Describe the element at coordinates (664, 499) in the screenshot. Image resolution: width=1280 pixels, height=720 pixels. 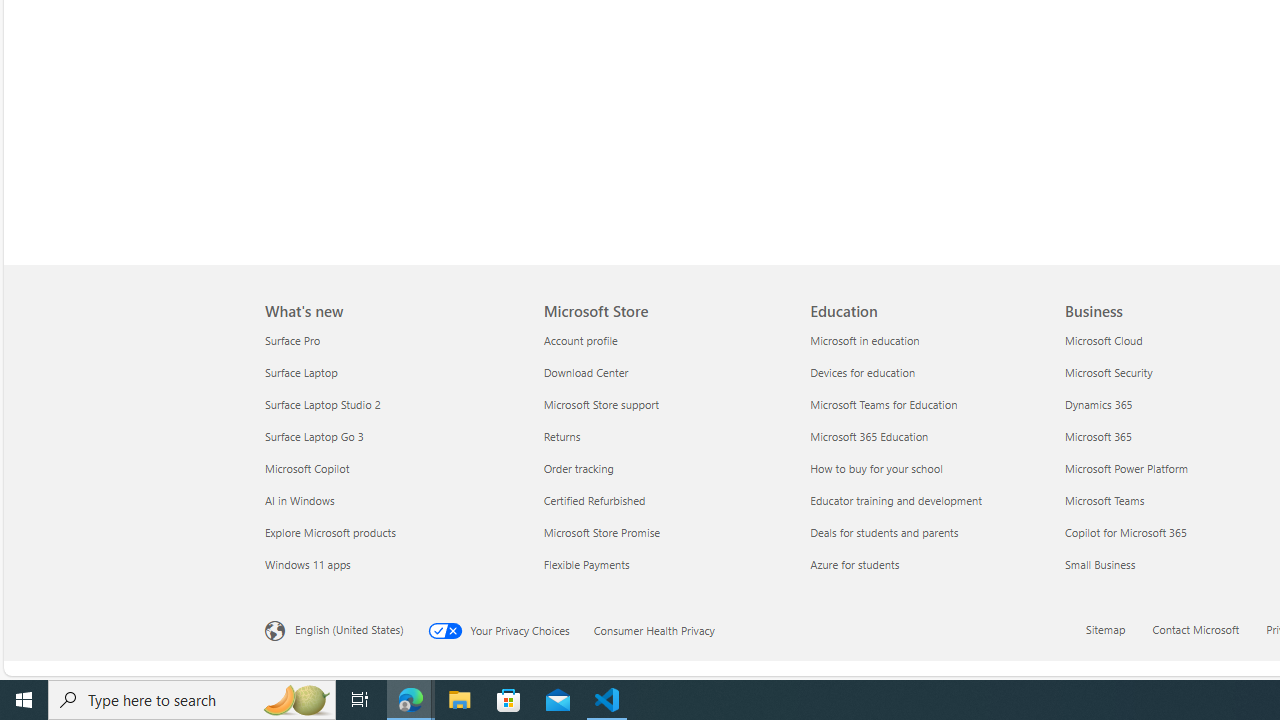
I see `'Certified Refurbished'` at that location.